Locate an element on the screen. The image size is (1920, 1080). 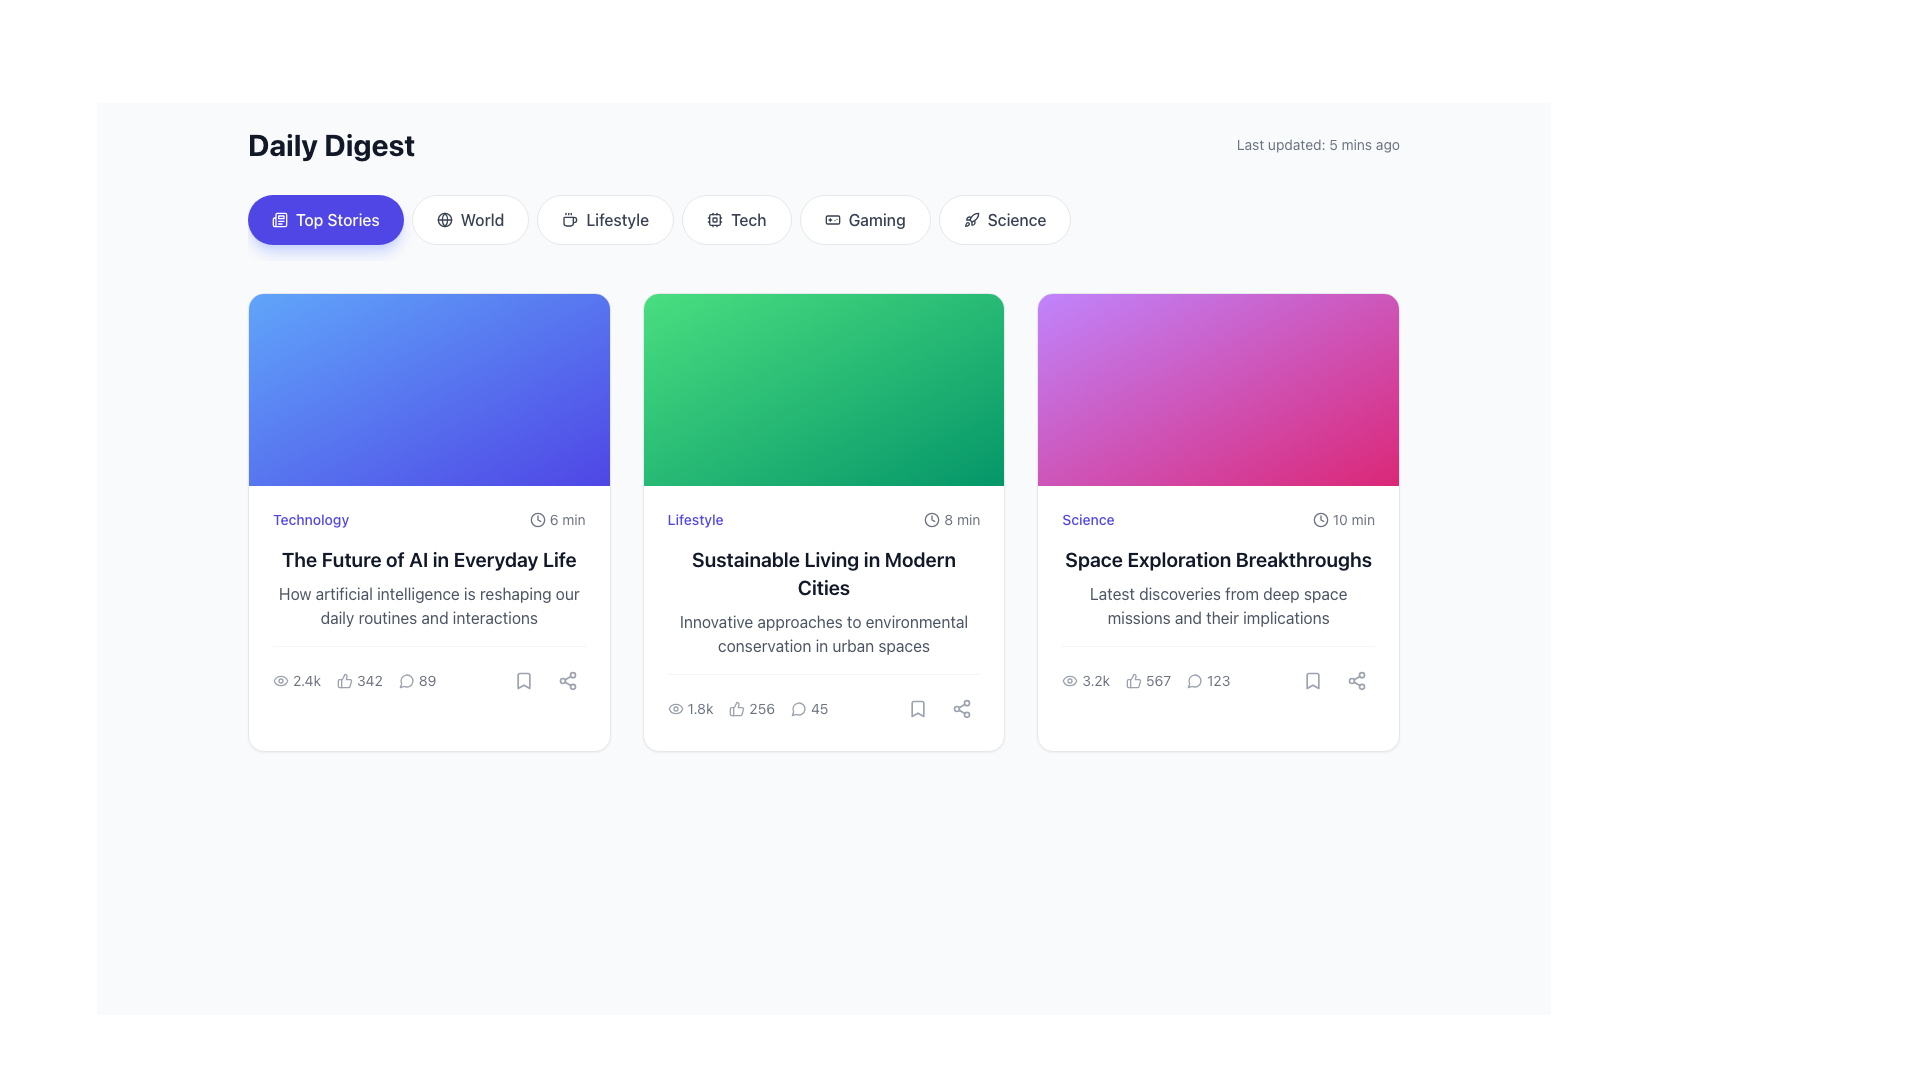
the button labeled 'Gaming' which contains a modern, minimalistic game controller icon located on the left side is located at coordinates (832, 219).